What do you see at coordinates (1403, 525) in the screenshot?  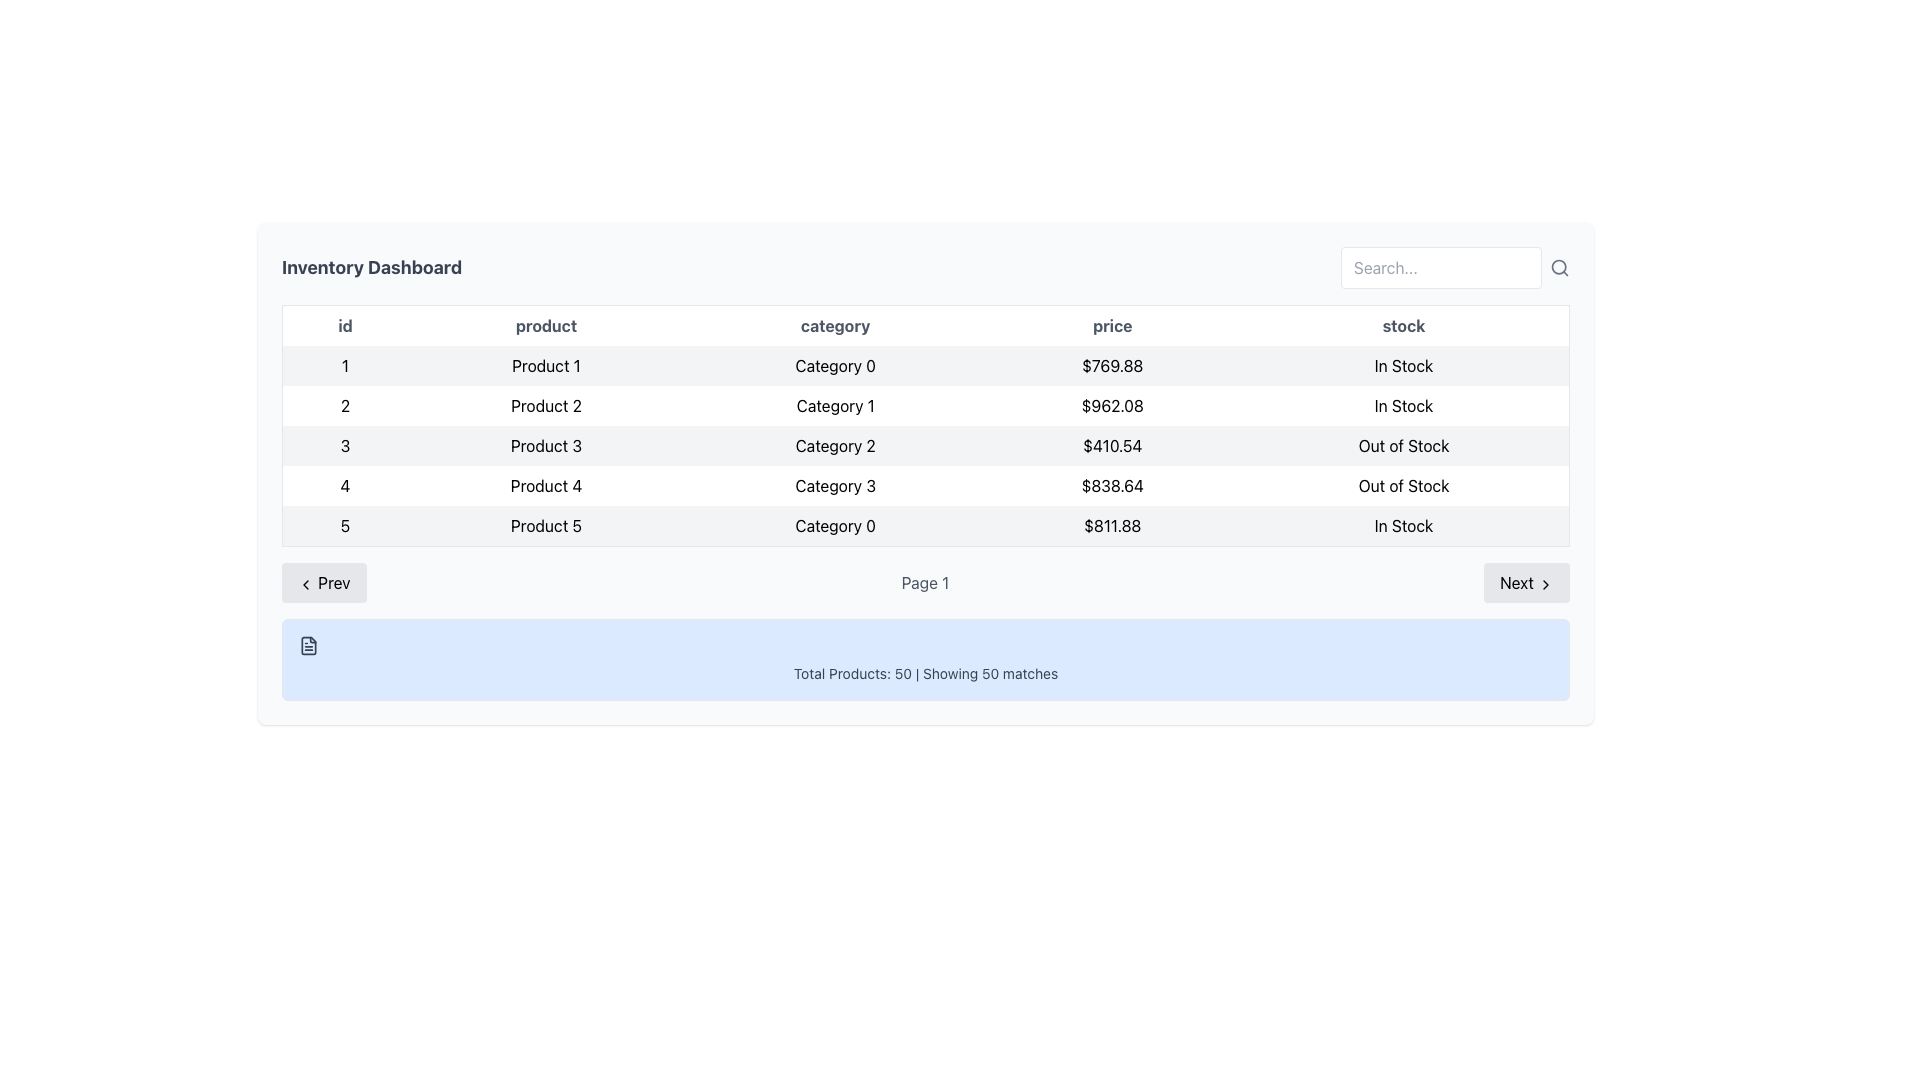 I see `the Static Text element that displays the stock status of the item, located in the fifth row and fifth column of the table, aligned with the 'stock' header` at bounding box center [1403, 525].